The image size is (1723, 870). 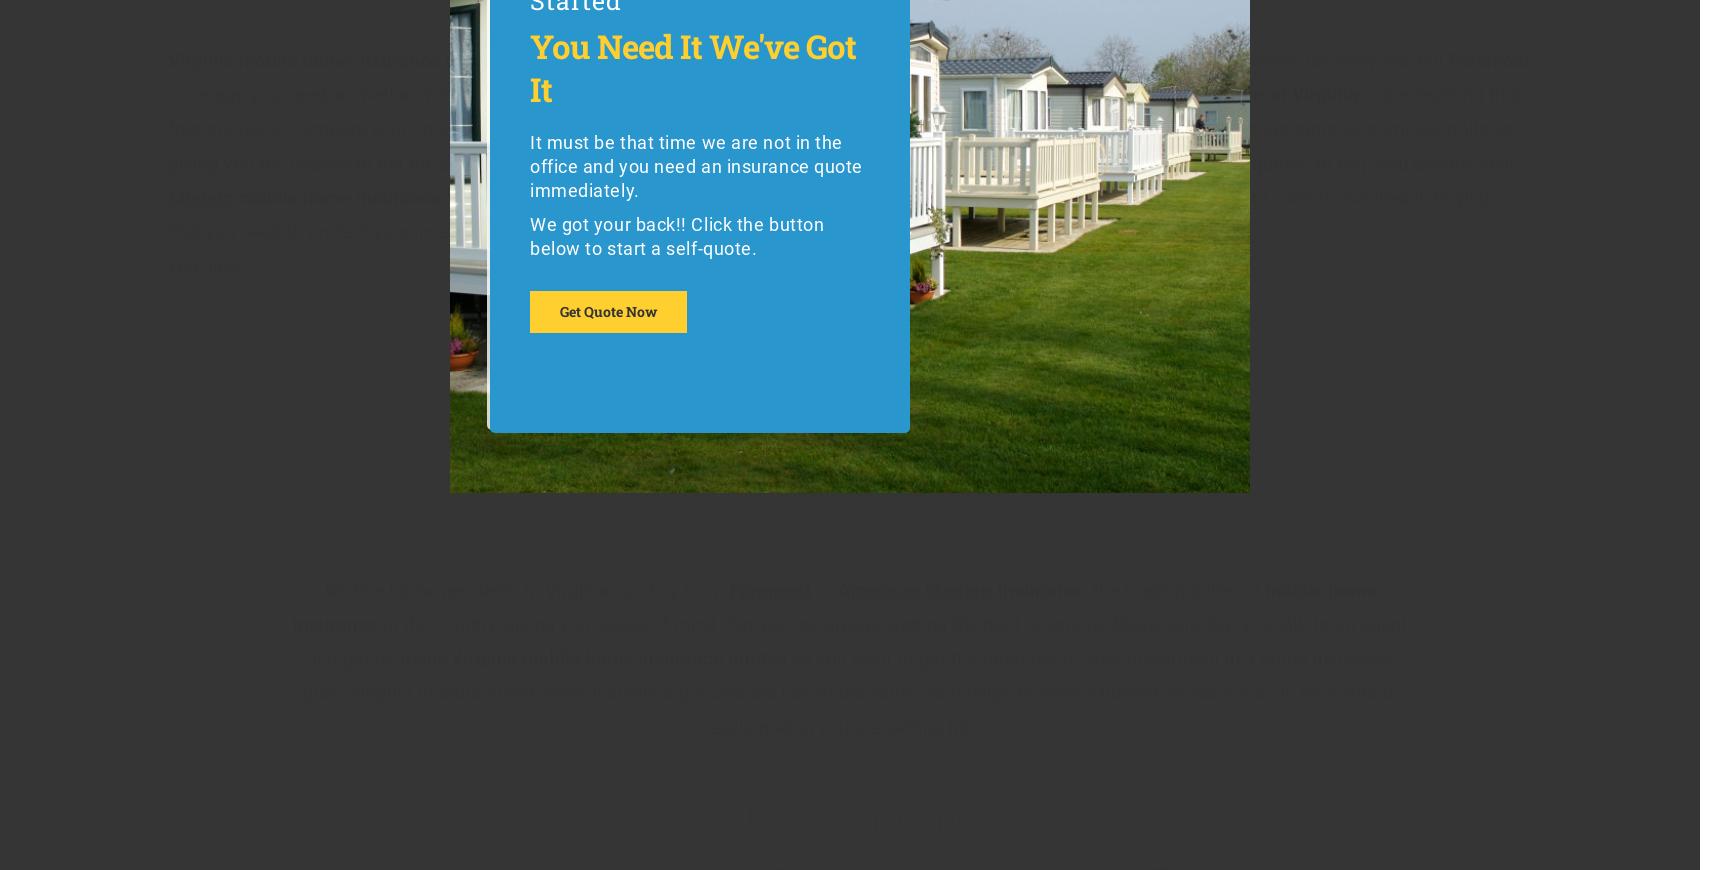 What do you see at coordinates (1104, 93) in the screenshot?
I see `'American Modern of Virginia'` at bounding box center [1104, 93].